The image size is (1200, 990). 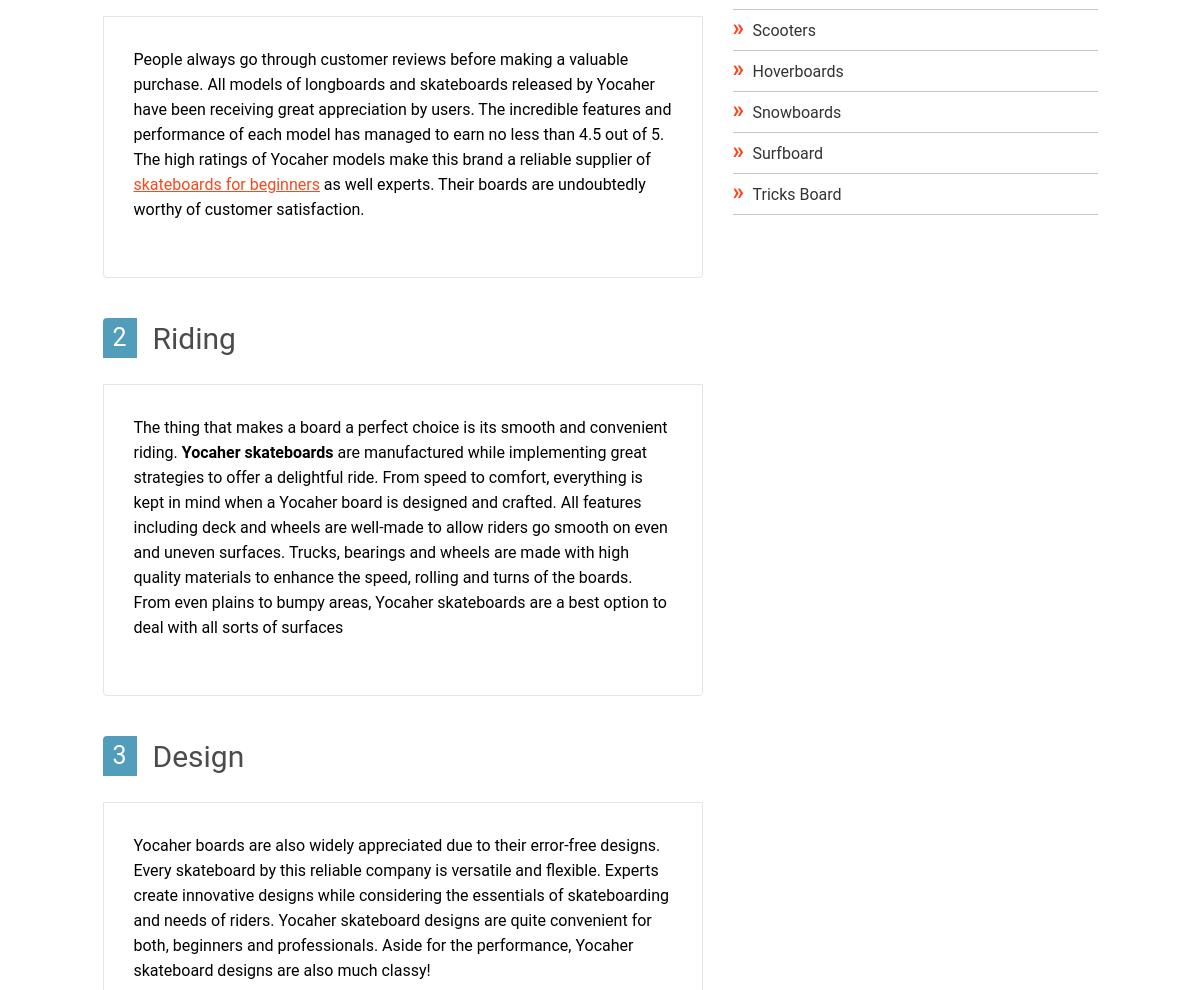 What do you see at coordinates (399, 438) in the screenshot?
I see `'The thing that makes a board a perfect choice is its smooth and convenient riding.'` at bounding box center [399, 438].